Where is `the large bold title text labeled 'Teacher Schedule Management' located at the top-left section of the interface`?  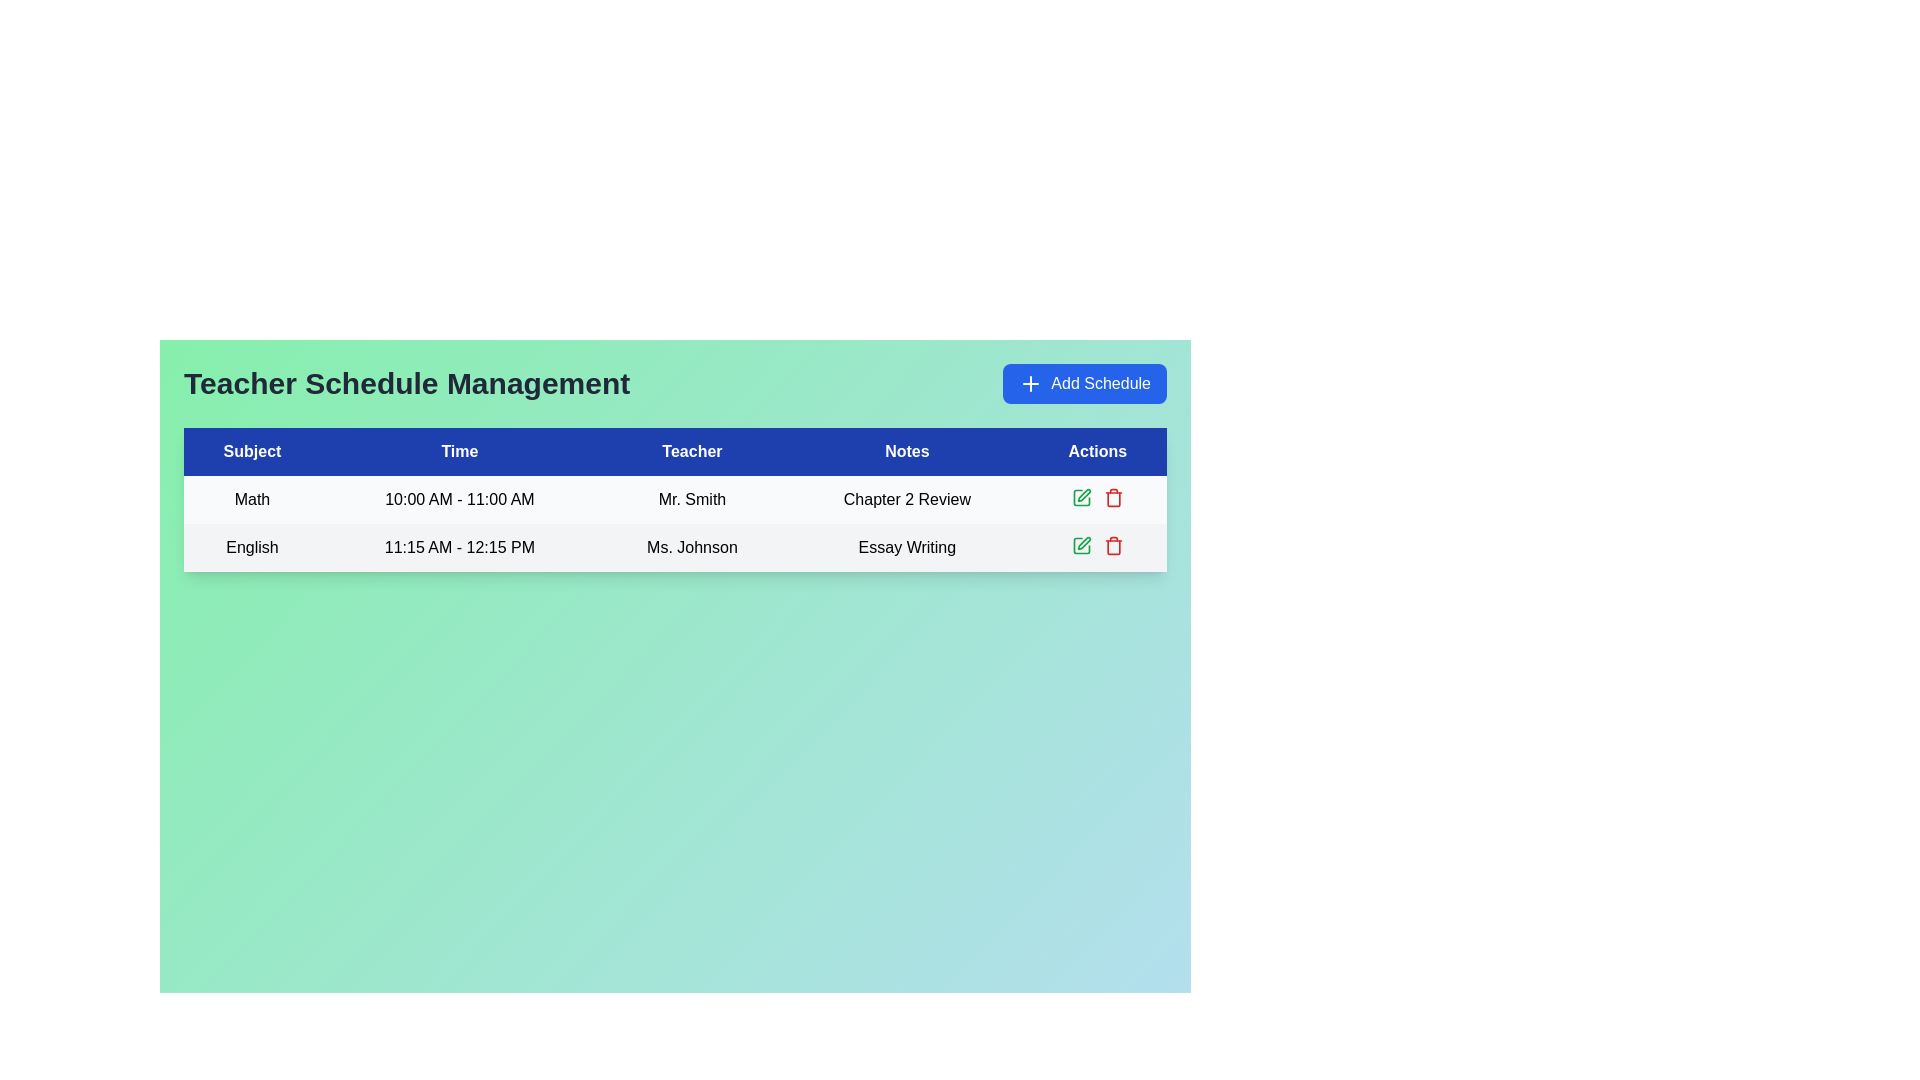
the large bold title text labeled 'Teacher Schedule Management' located at the top-left section of the interface is located at coordinates (406, 384).